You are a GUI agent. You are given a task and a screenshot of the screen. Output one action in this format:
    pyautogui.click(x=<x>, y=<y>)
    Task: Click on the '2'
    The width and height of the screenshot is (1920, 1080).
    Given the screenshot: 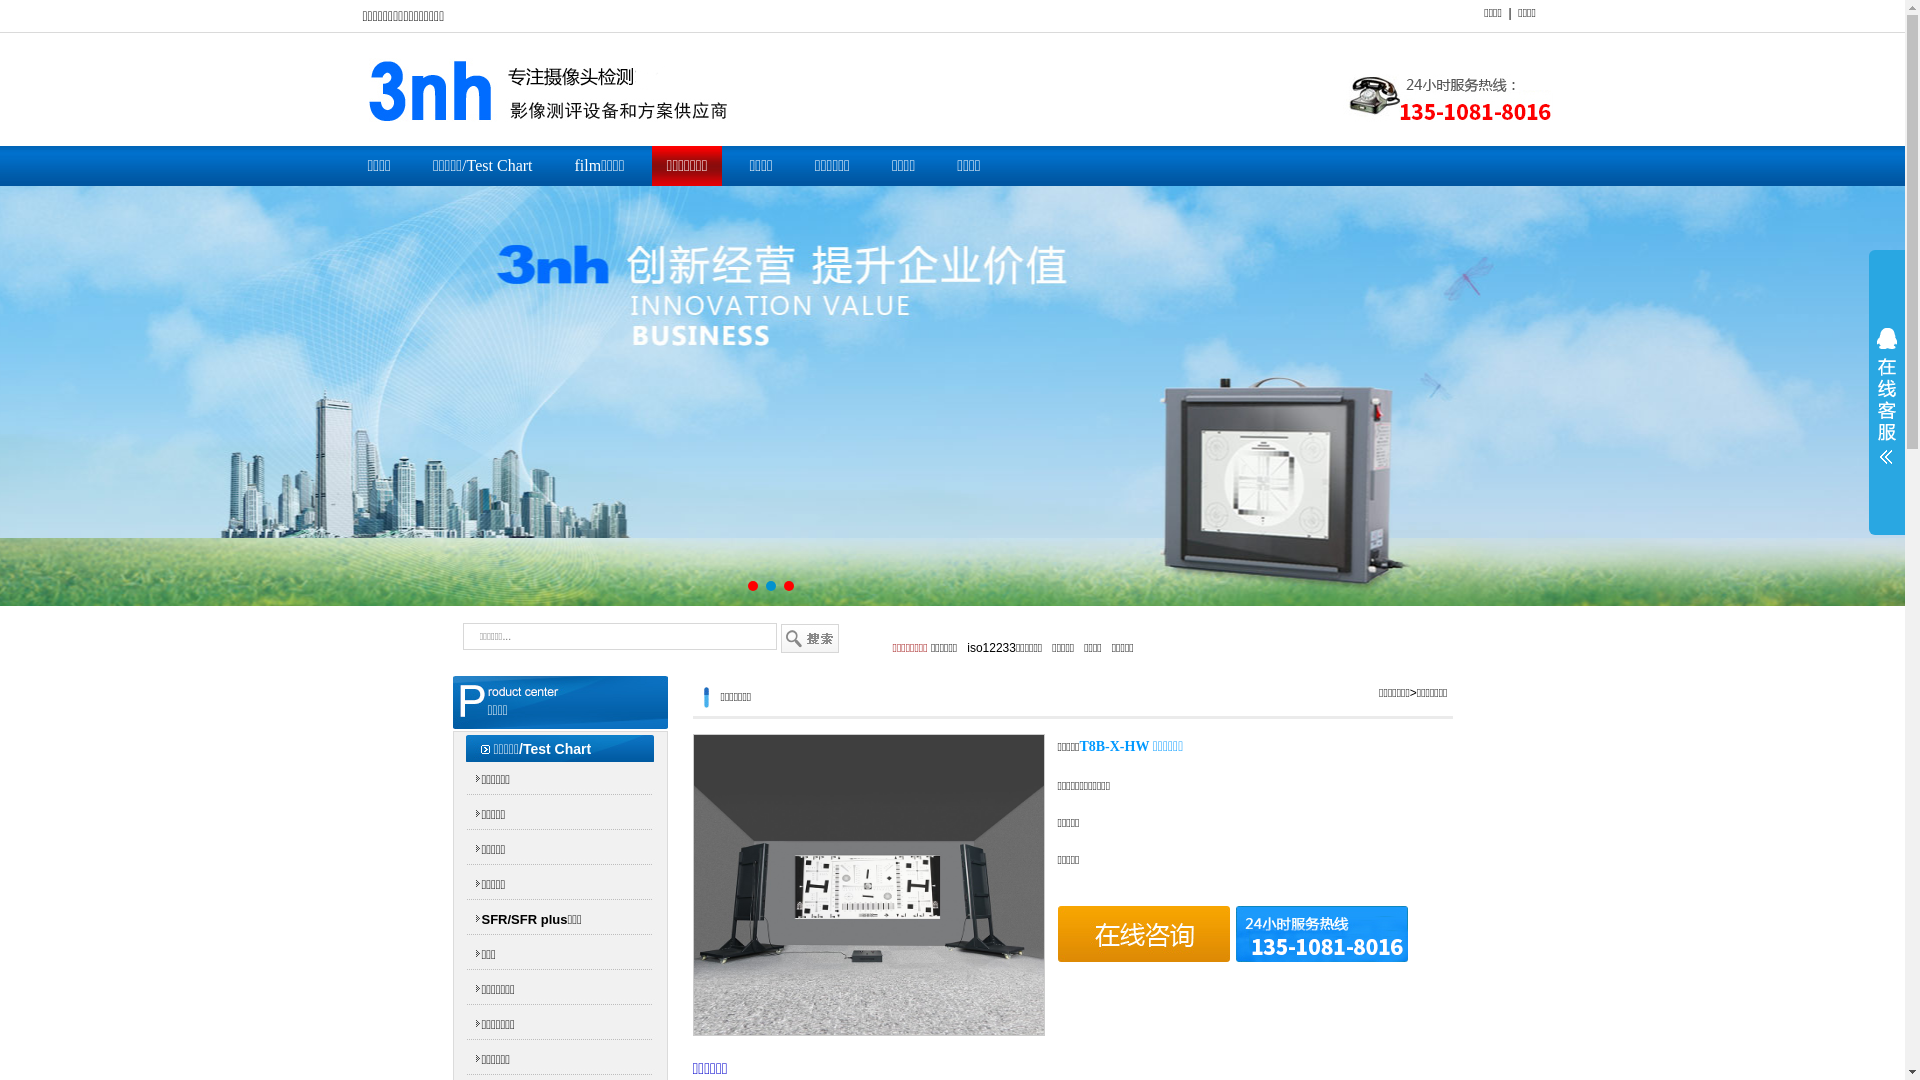 What is the action you would take?
    pyautogui.click(x=770, y=585)
    